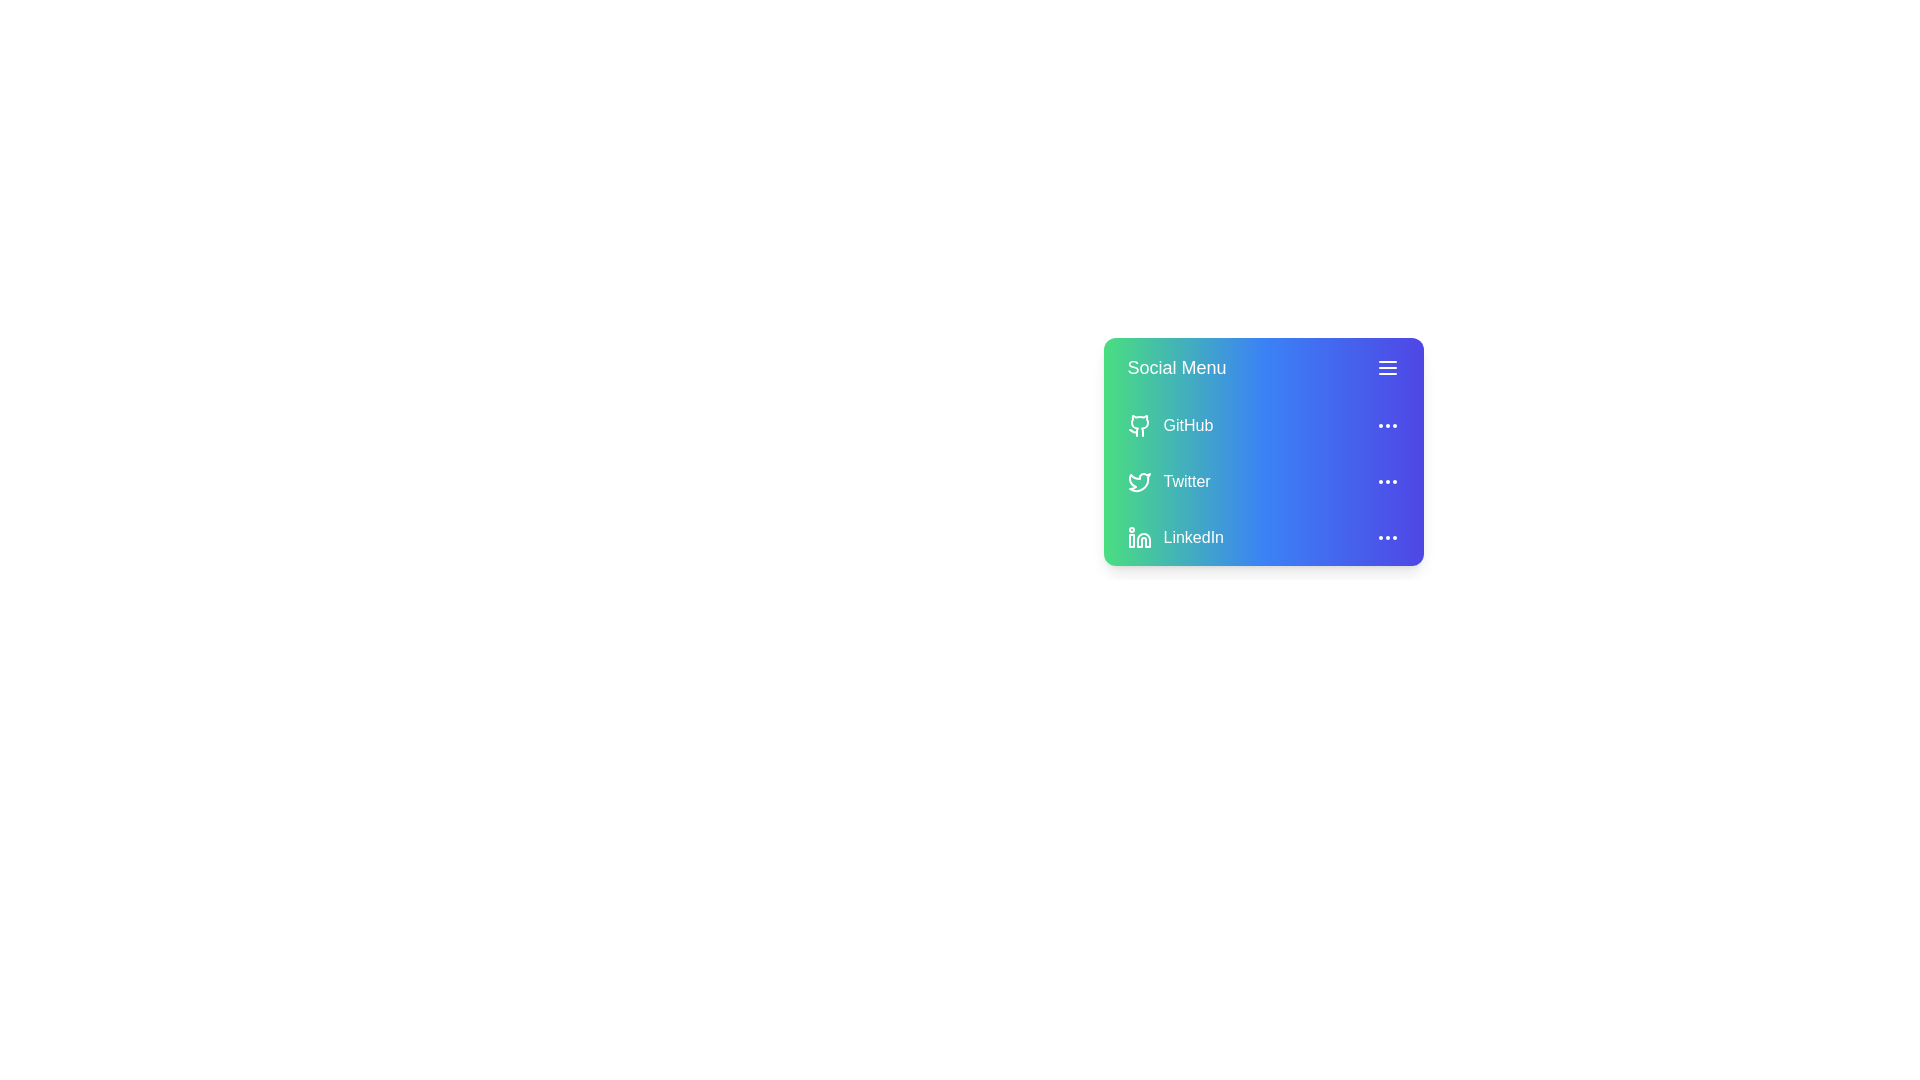 The width and height of the screenshot is (1920, 1080). What do you see at coordinates (1188, 424) in the screenshot?
I see `the GitHub item in the menu to navigate to its respective link` at bounding box center [1188, 424].